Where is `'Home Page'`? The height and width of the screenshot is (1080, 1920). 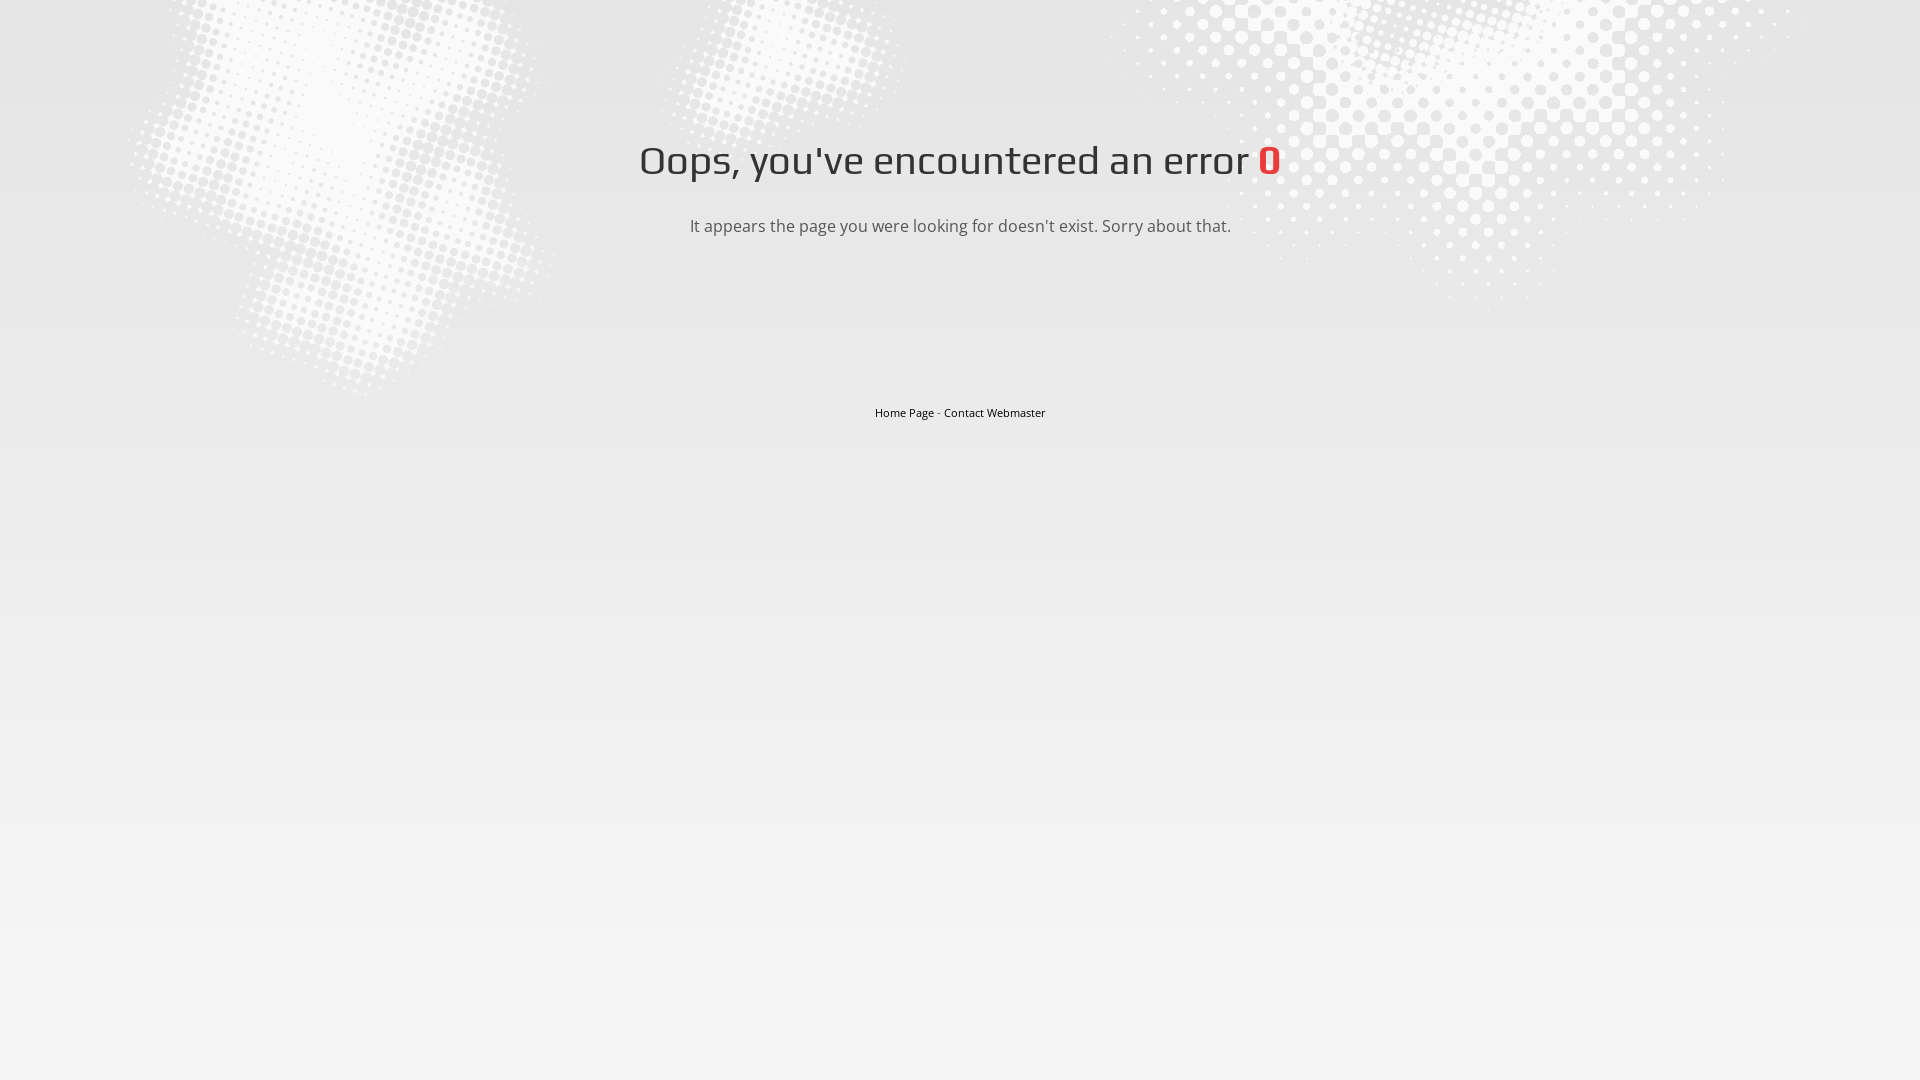
'Home Page' is located at coordinates (902, 411).